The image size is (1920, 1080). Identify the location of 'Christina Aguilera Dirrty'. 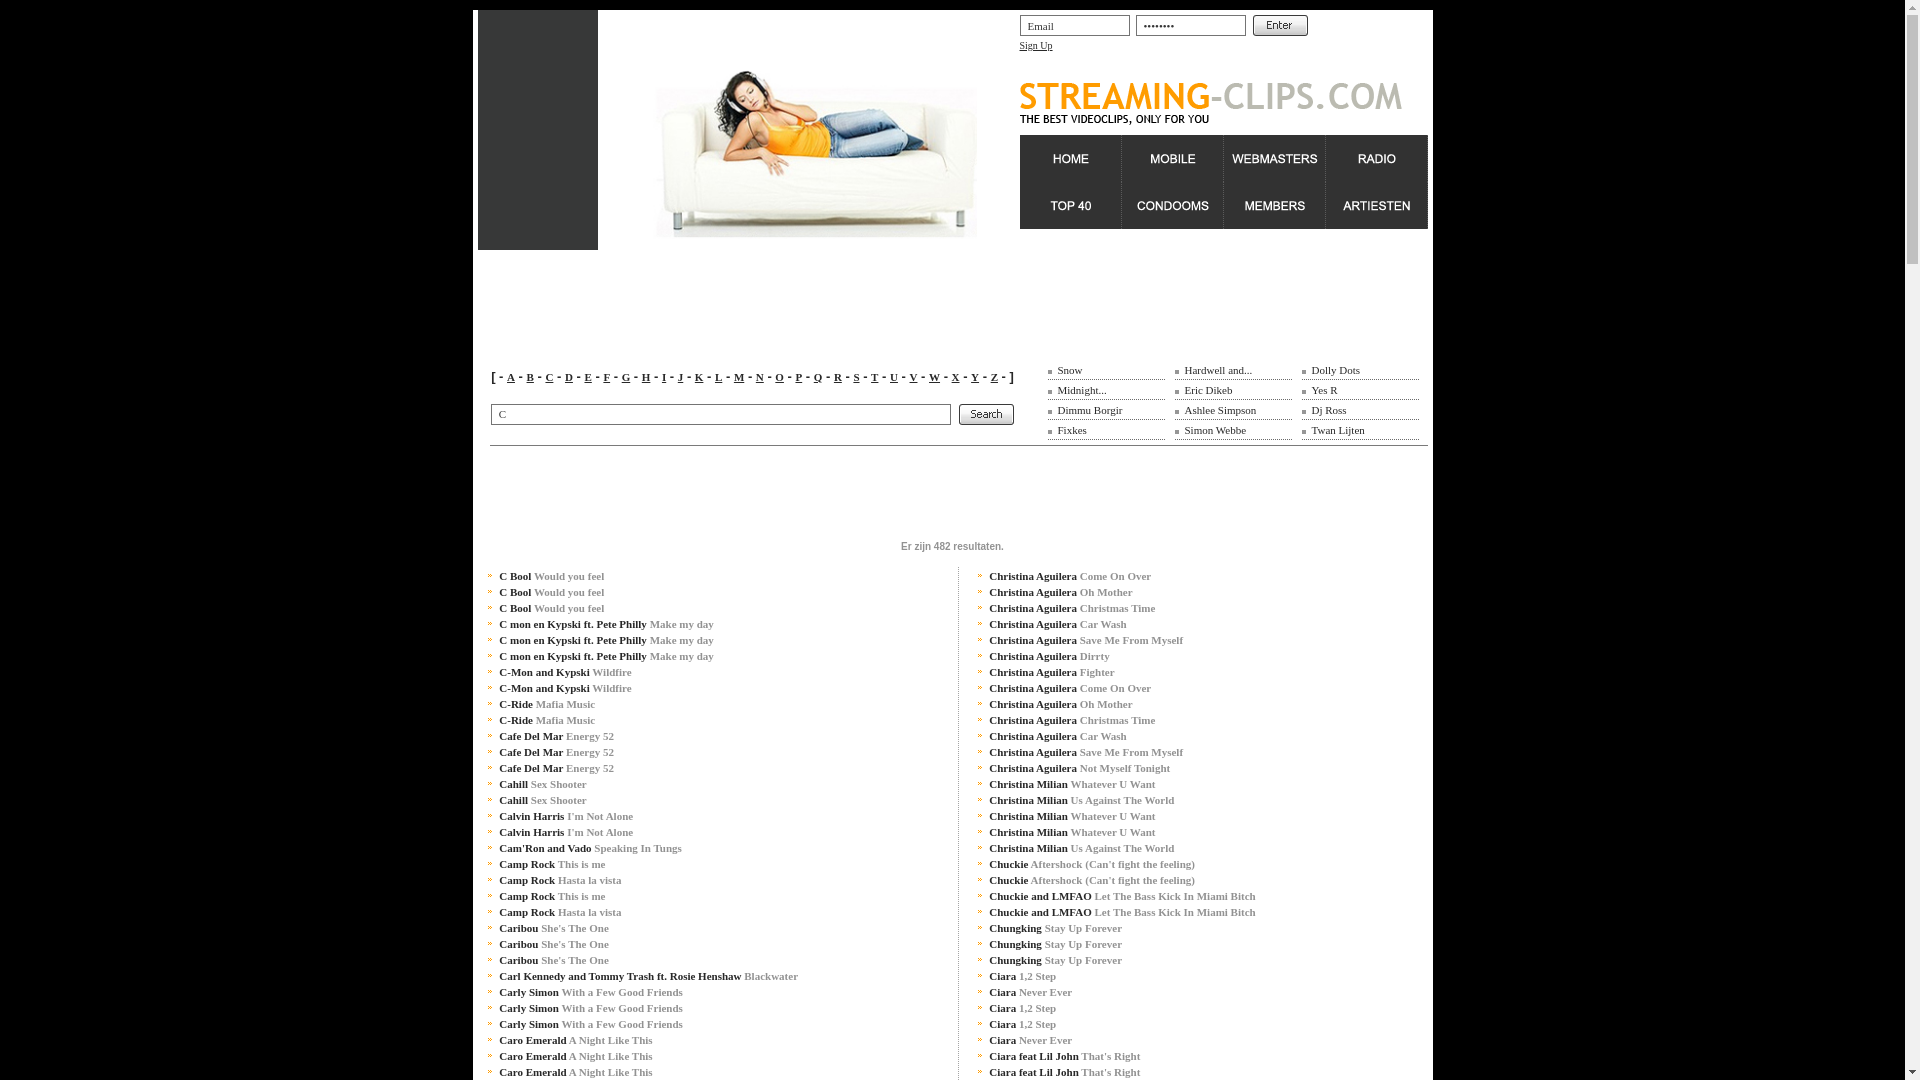
(1048, 655).